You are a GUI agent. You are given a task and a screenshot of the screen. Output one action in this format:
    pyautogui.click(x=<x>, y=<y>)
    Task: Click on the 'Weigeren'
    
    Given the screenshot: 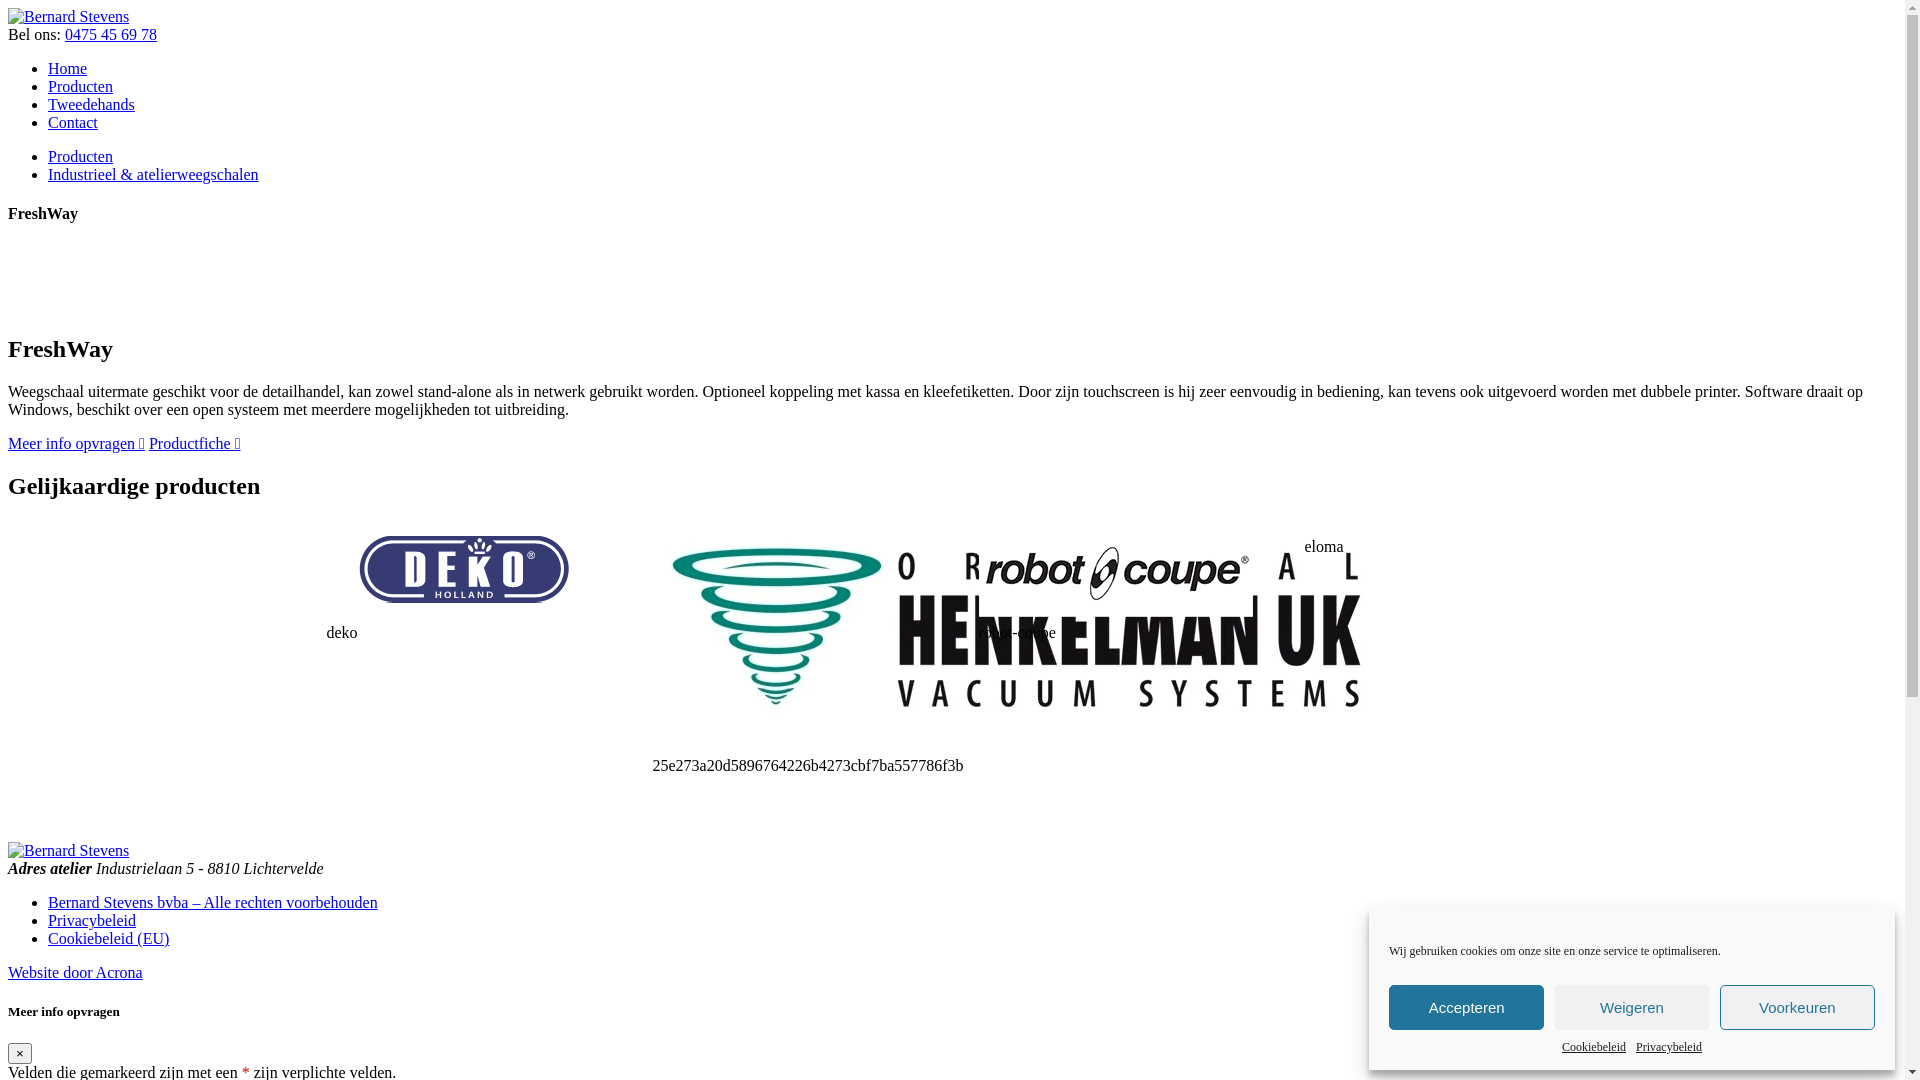 What is the action you would take?
    pyautogui.click(x=1631, y=1007)
    